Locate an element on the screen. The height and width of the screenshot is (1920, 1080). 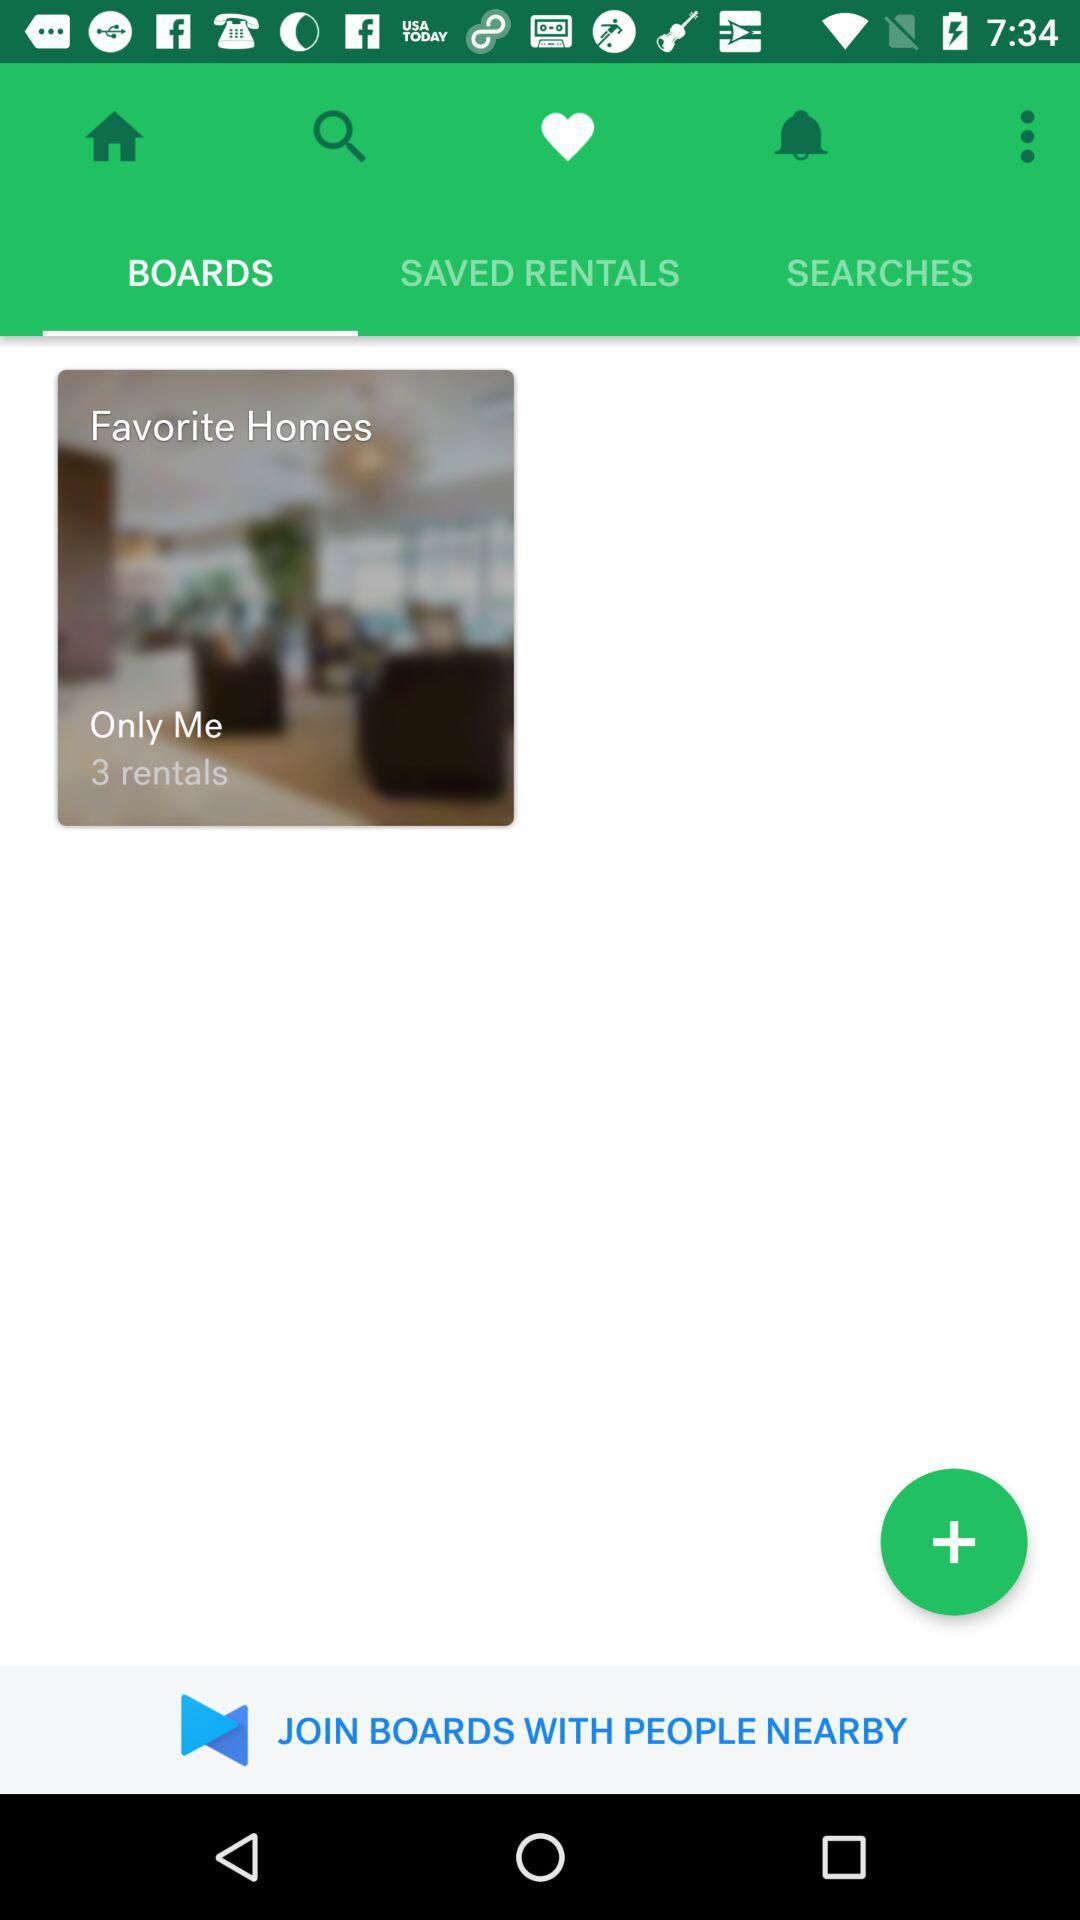
the join boards with people nearby text in the bottom is located at coordinates (540, 1730).